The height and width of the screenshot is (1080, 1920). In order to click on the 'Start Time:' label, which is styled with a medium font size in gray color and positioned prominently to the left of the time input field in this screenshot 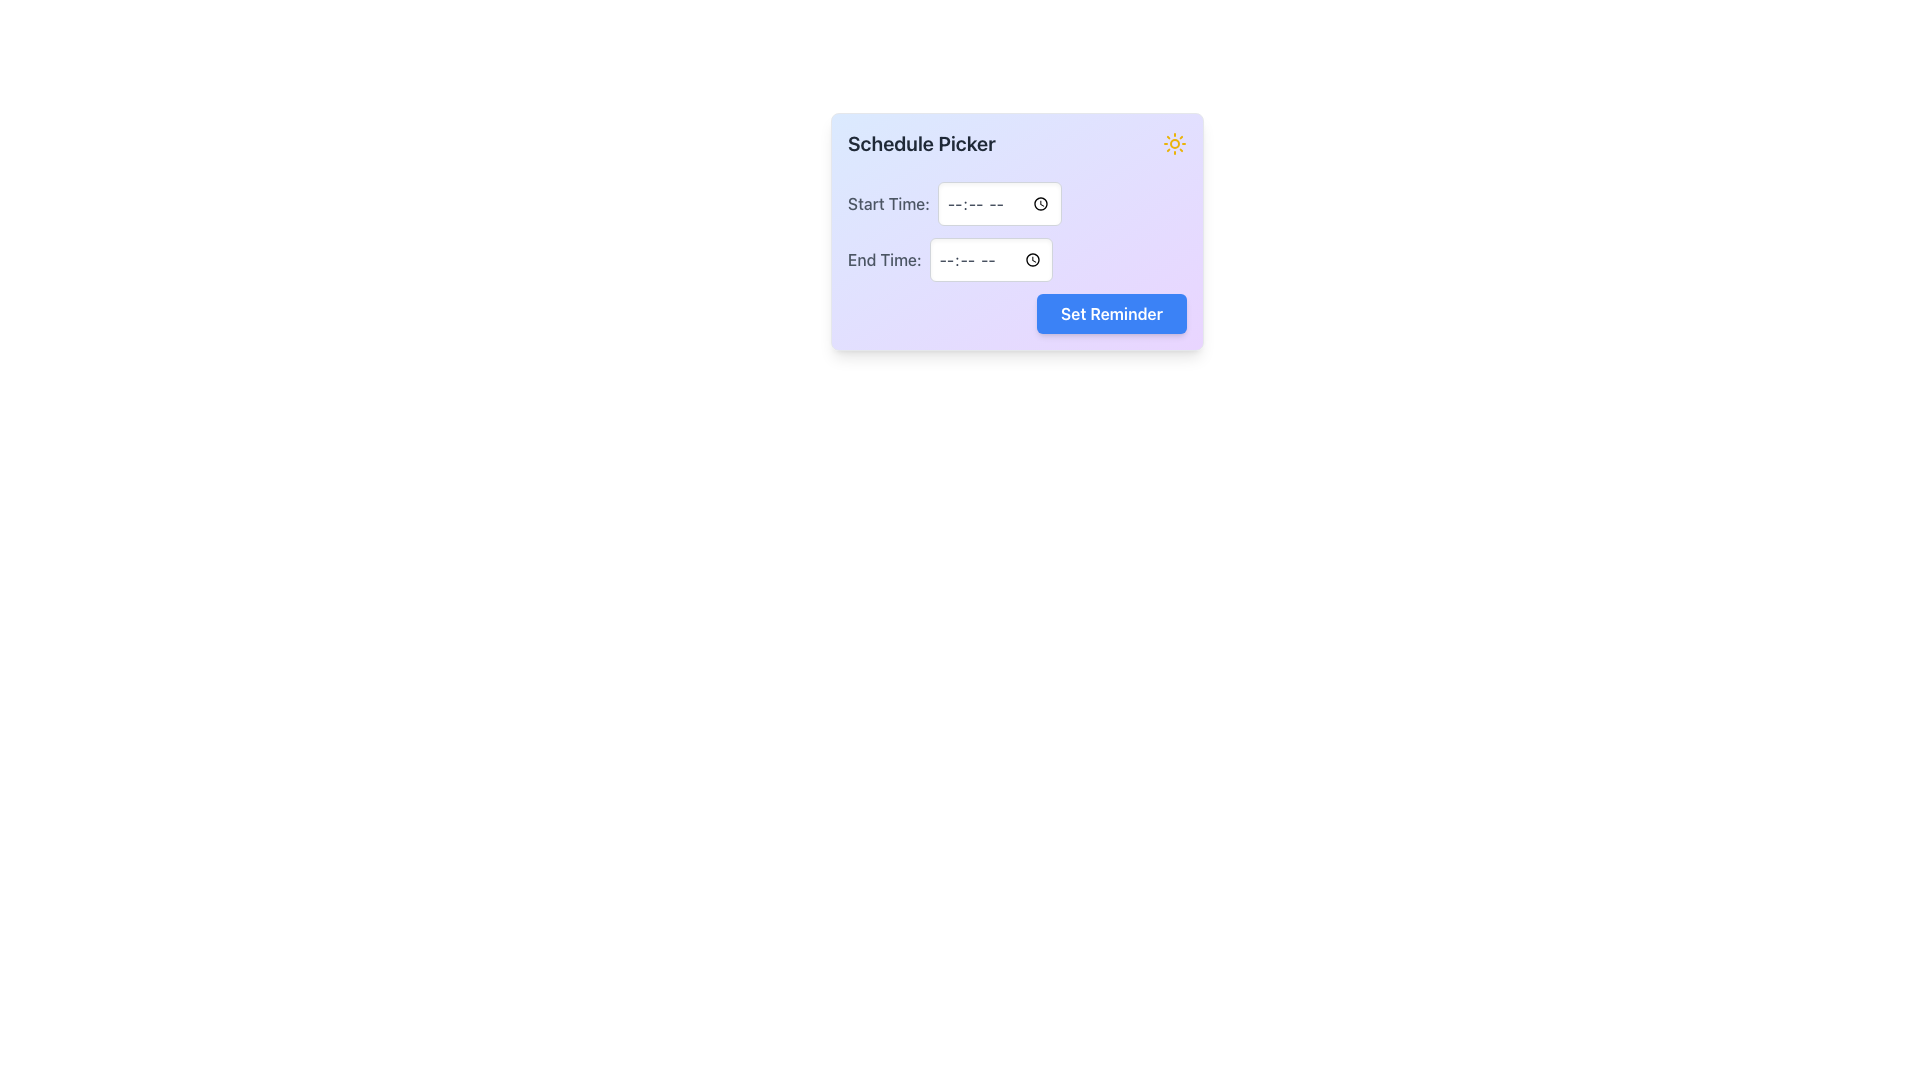, I will do `click(887, 204)`.